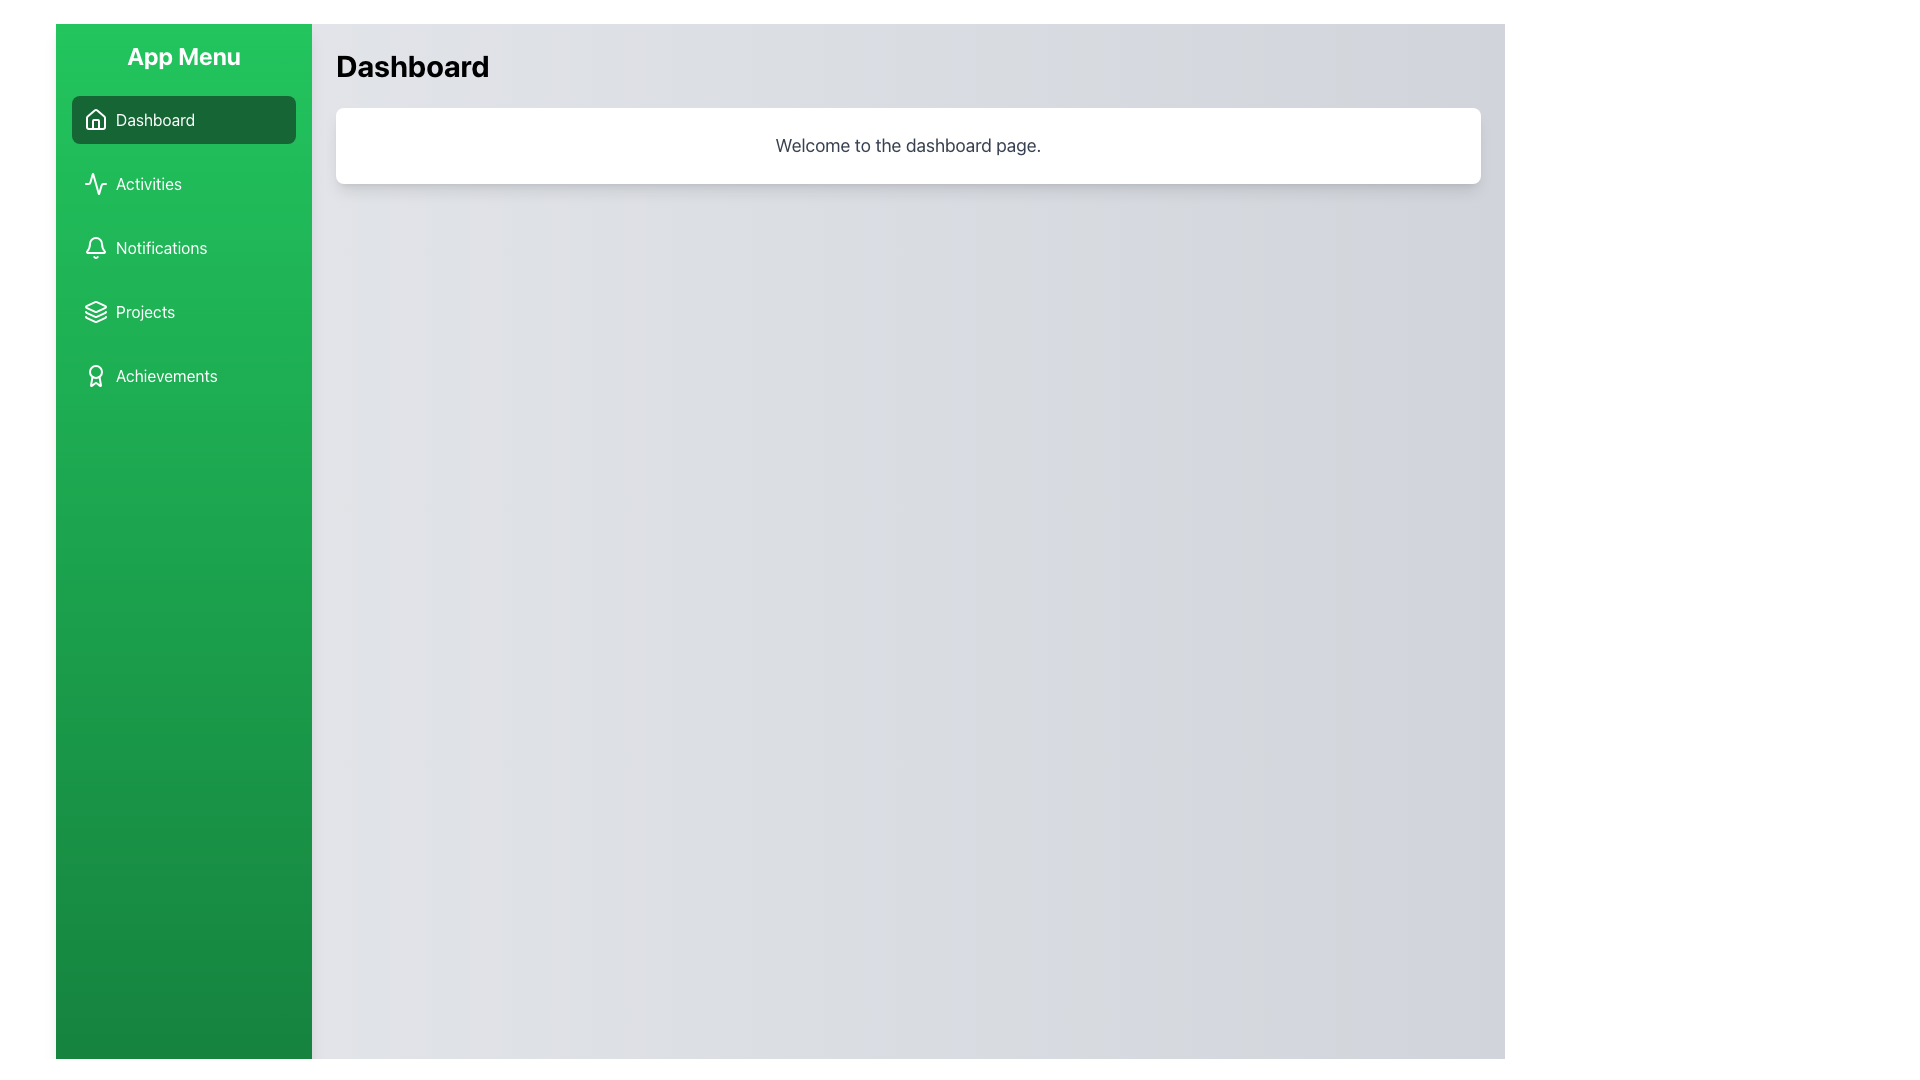  I want to click on the topmost triangle in the SVG graphic icon located in the sidebar, adjacent to the 'Projects' menu item, so click(95, 307).